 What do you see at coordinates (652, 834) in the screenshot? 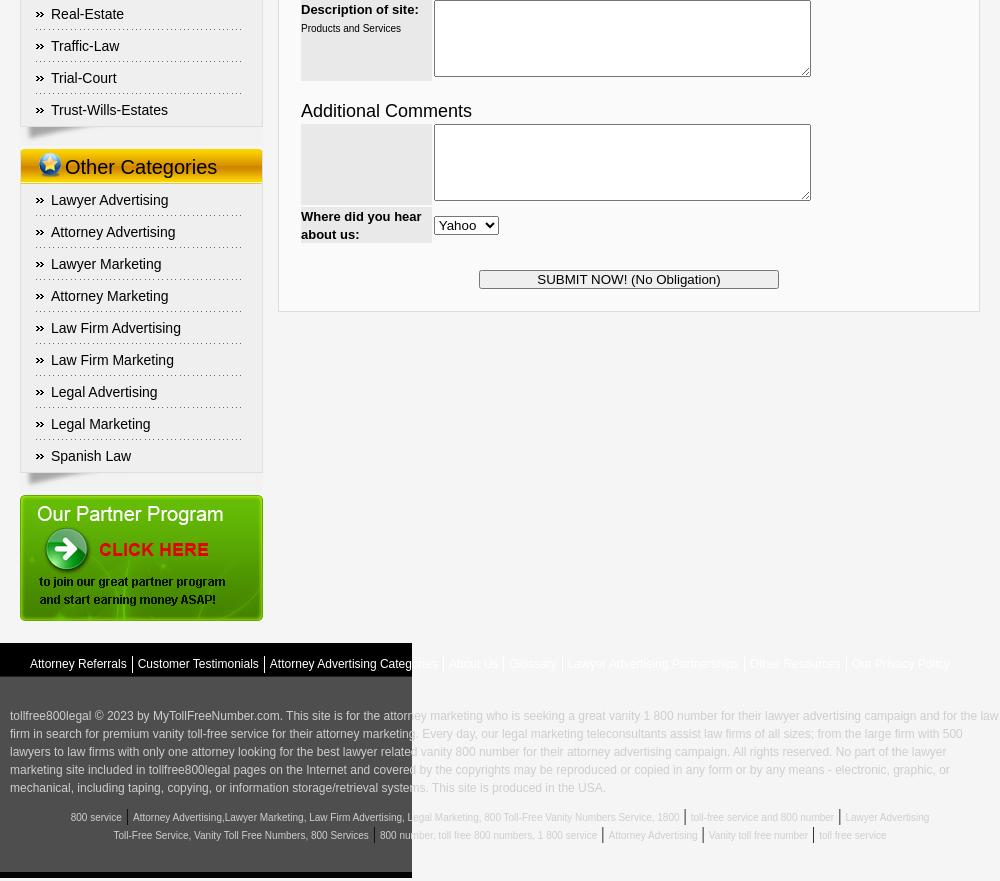
I see `'Attorney Advertising'` at bounding box center [652, 834].